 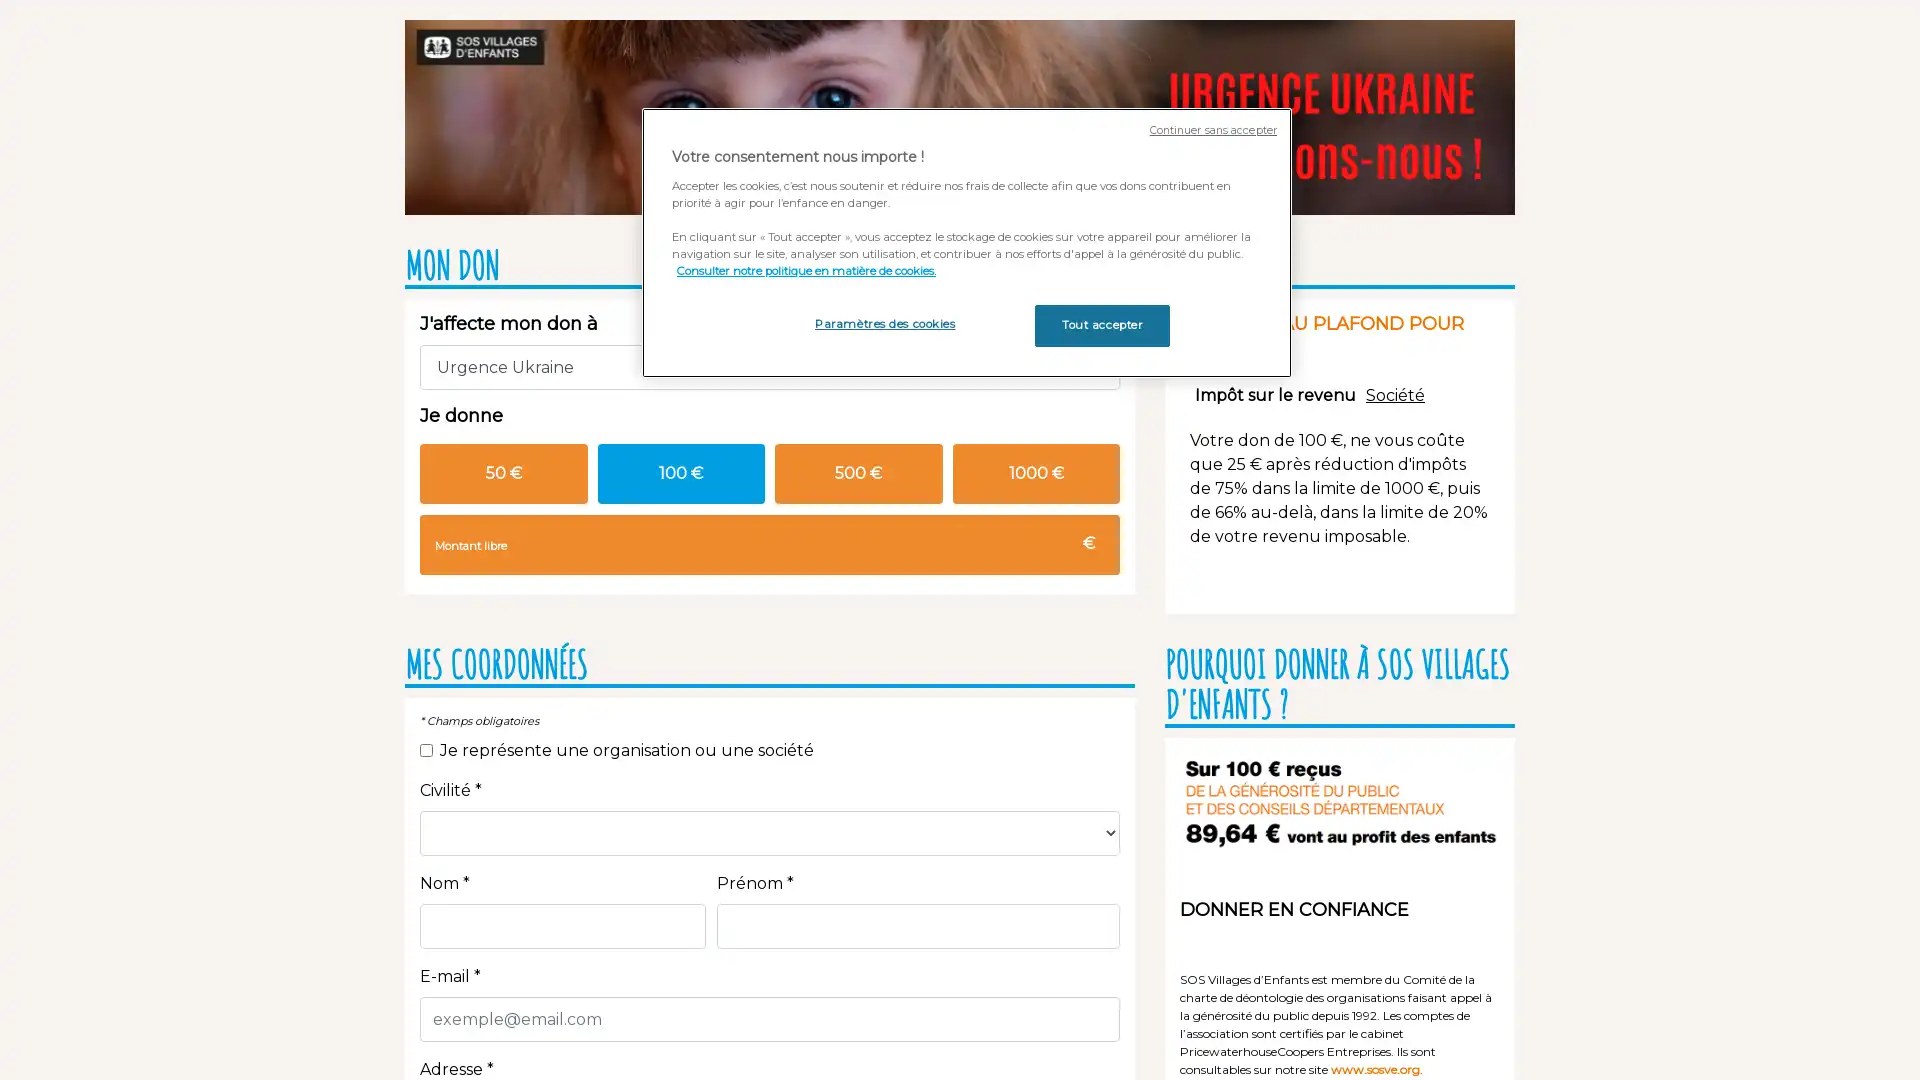 What do you see at coordinates (1101, 323) in the screenshot?
I see `Tout accepter` at bounding box center [1101, 323].